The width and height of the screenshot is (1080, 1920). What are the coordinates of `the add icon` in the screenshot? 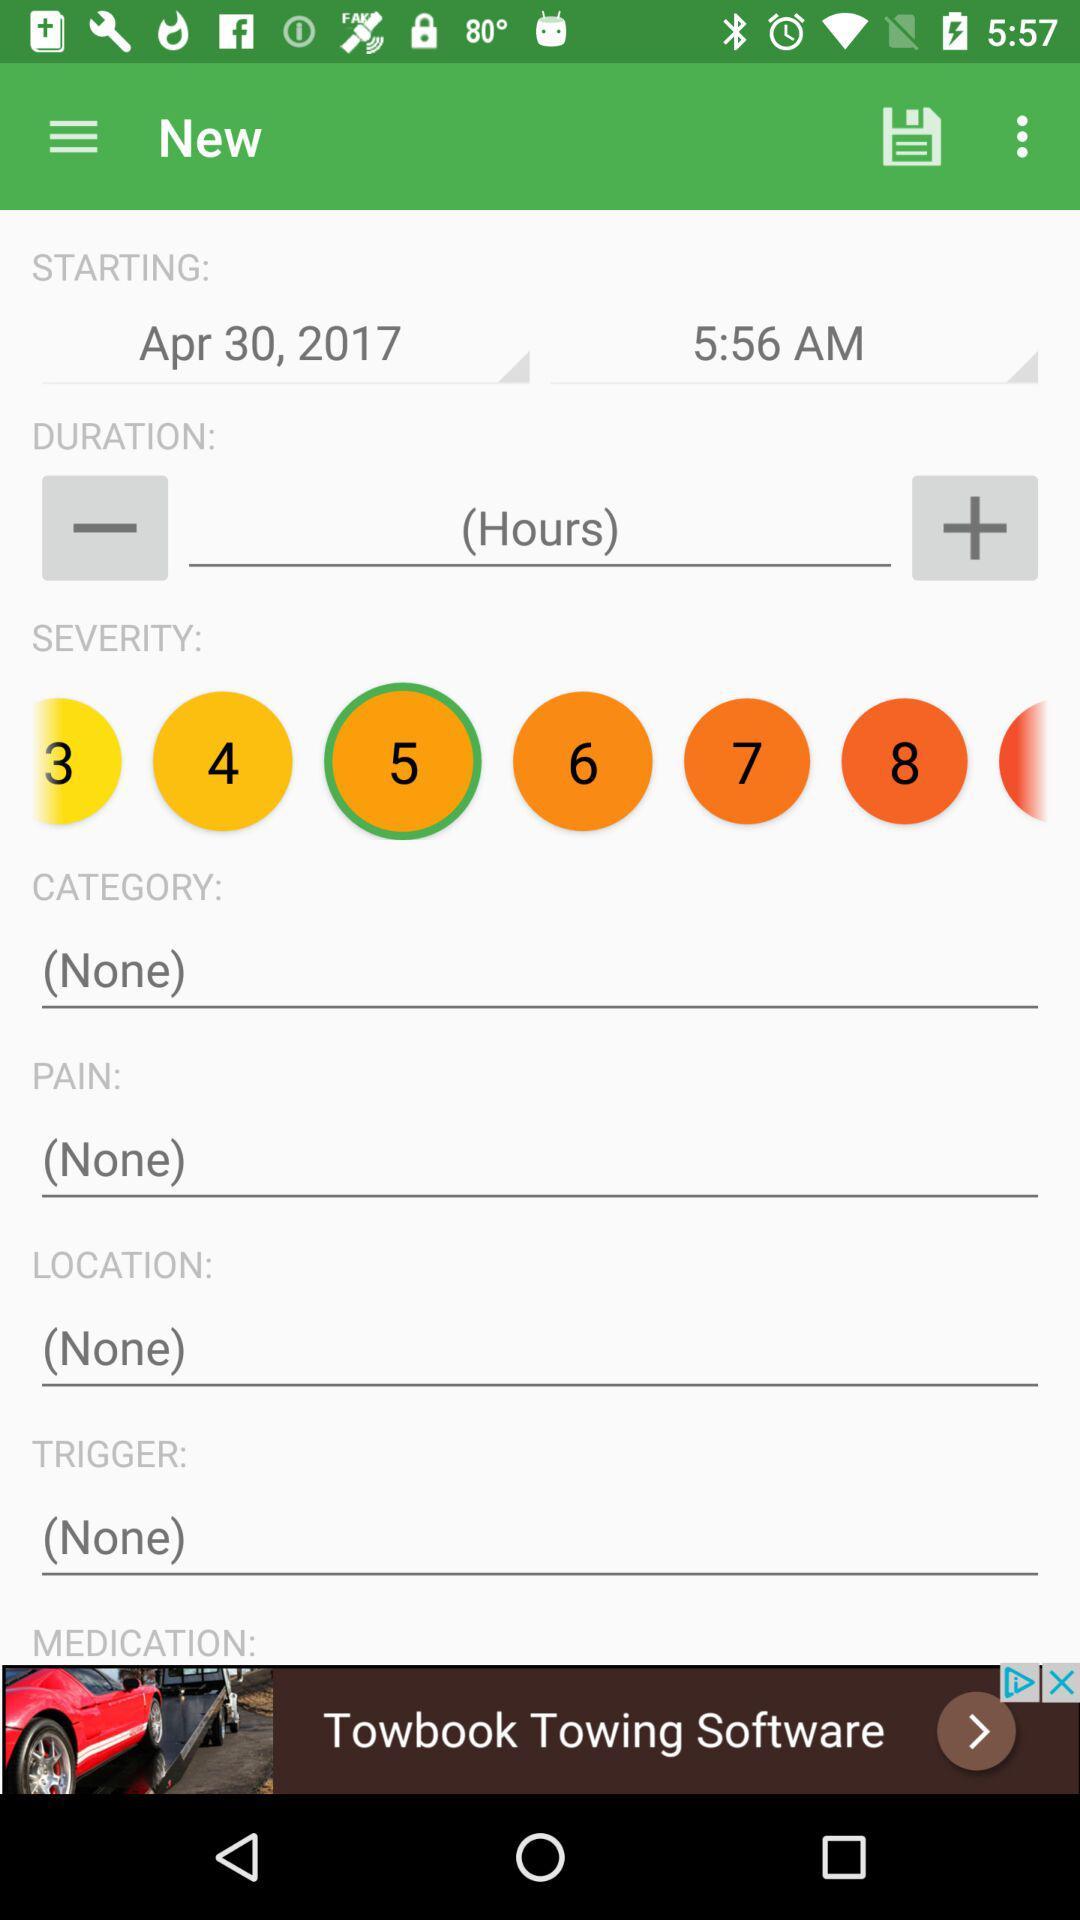 It's located at (974, 528).